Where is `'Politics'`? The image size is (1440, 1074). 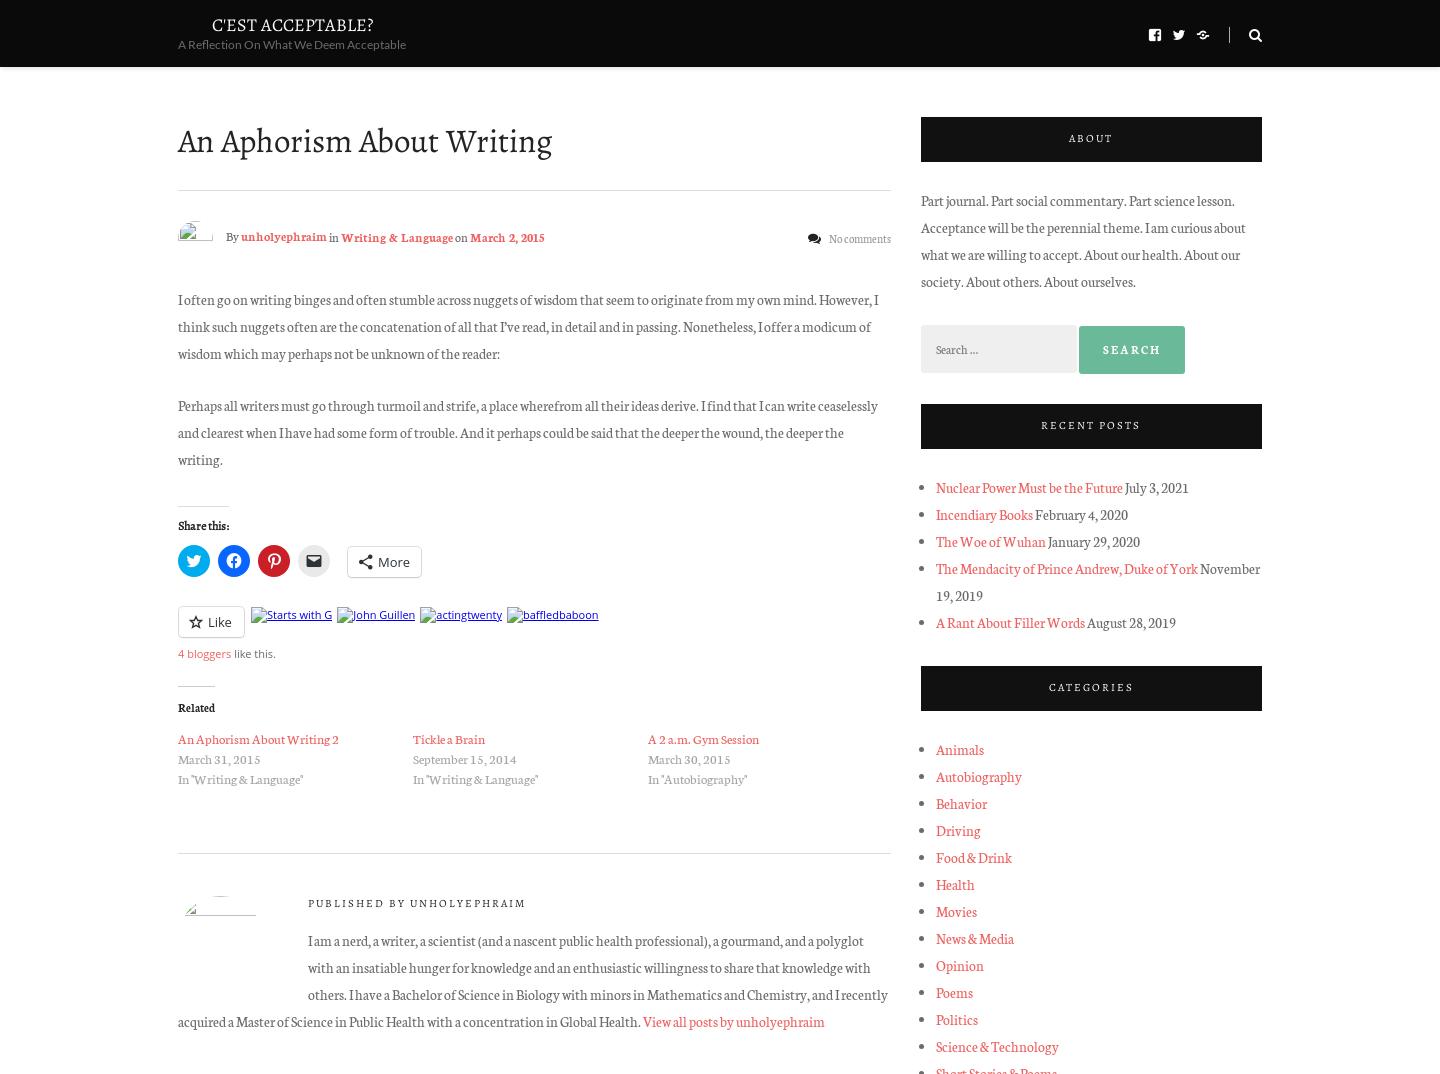 'Politics' is located at coordinates (956, 1017).